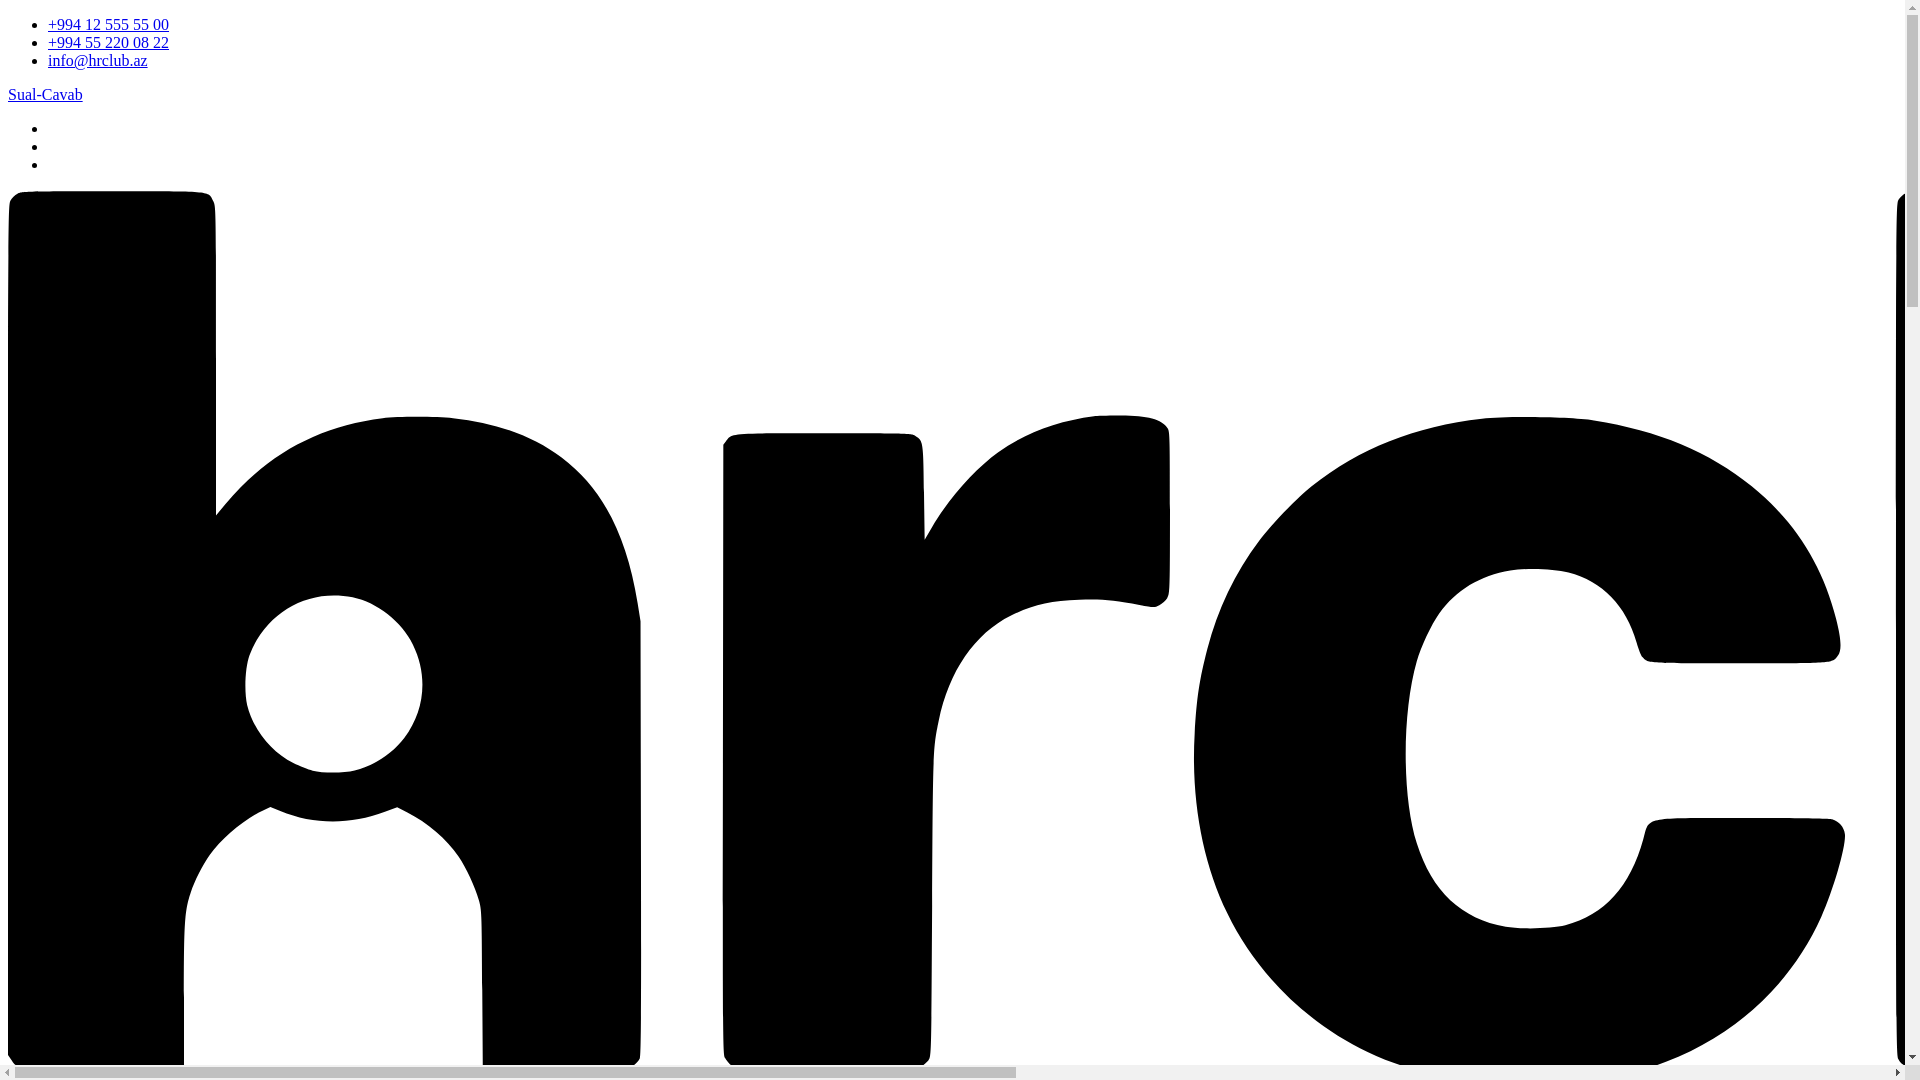 The image size is (1920, 1080). What do you see at coordinates (45, 94) in the screenshot?
I see `'Sual-Cavab'` at bounding box center [45, 94].